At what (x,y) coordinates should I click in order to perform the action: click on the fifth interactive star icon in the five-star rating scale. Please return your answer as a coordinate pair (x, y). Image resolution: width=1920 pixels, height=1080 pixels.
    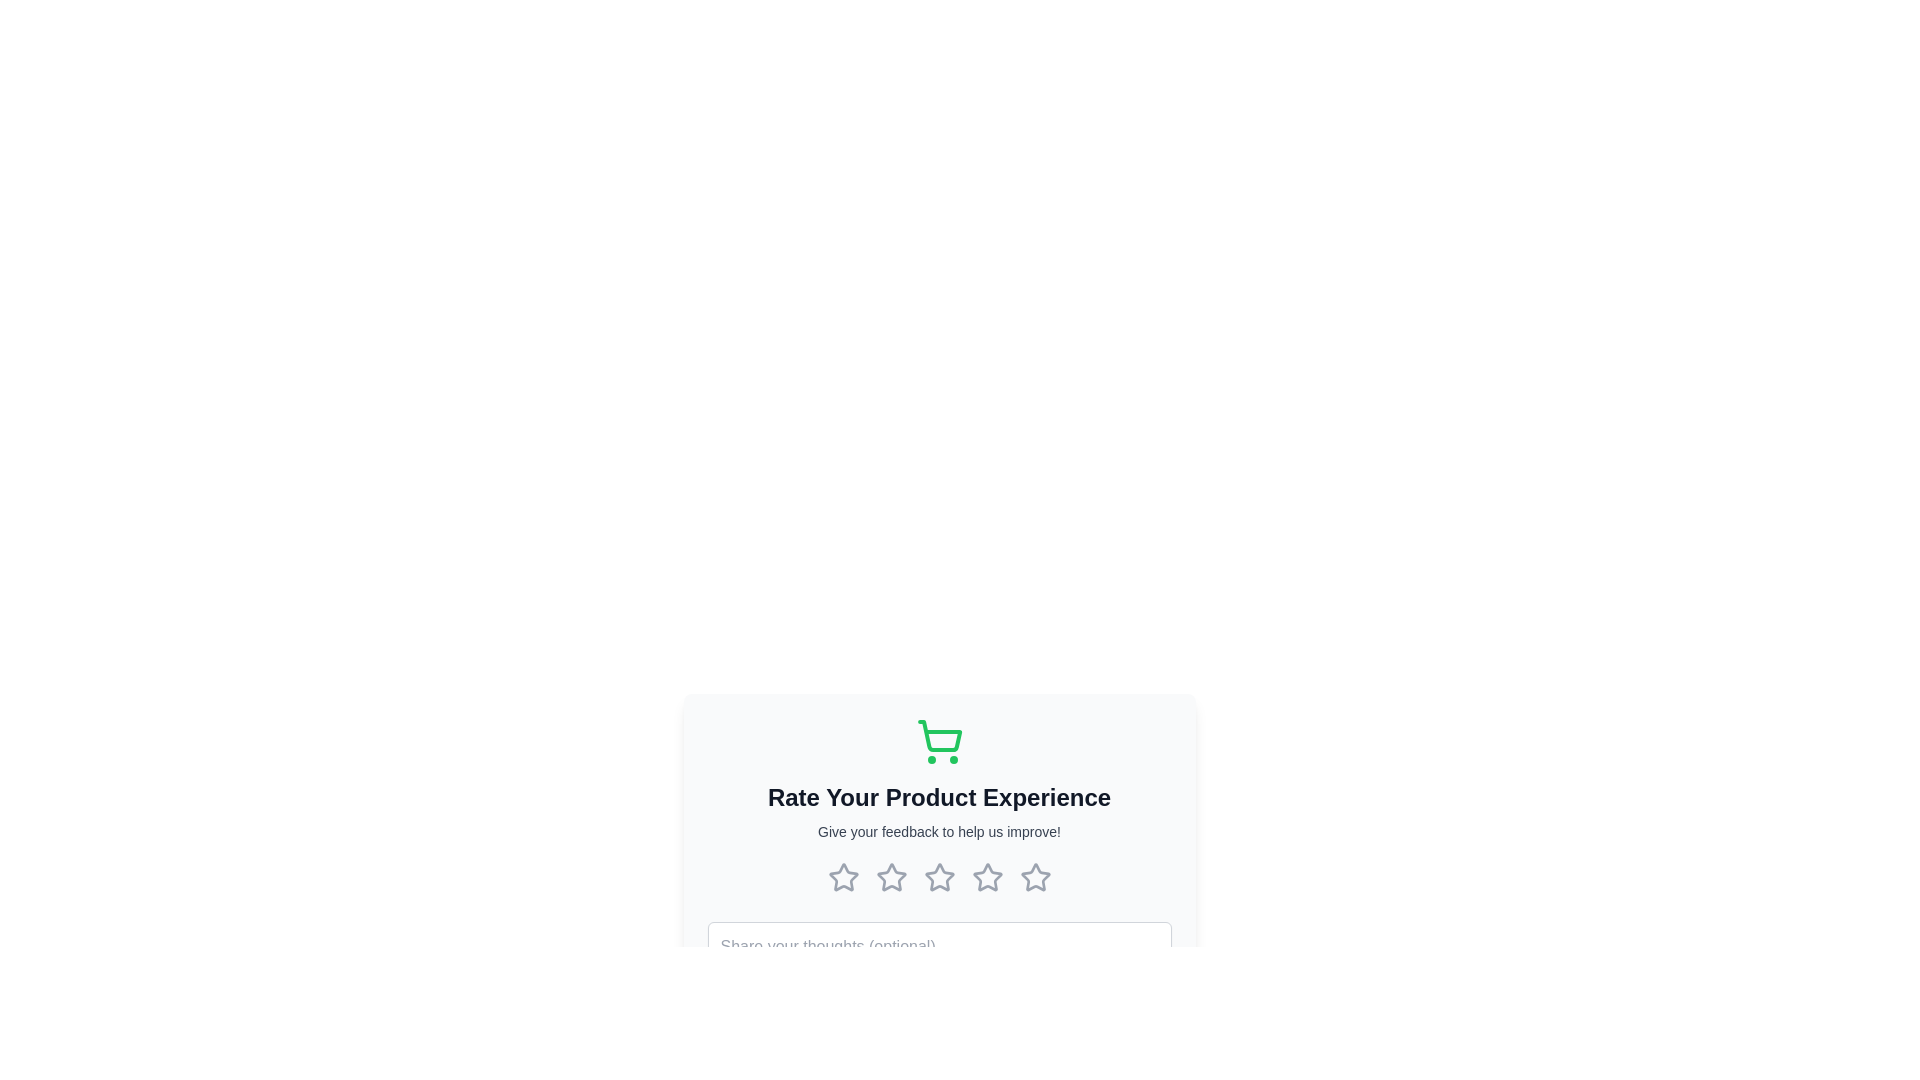
    Looking at the image, I should click on (1035, 876).